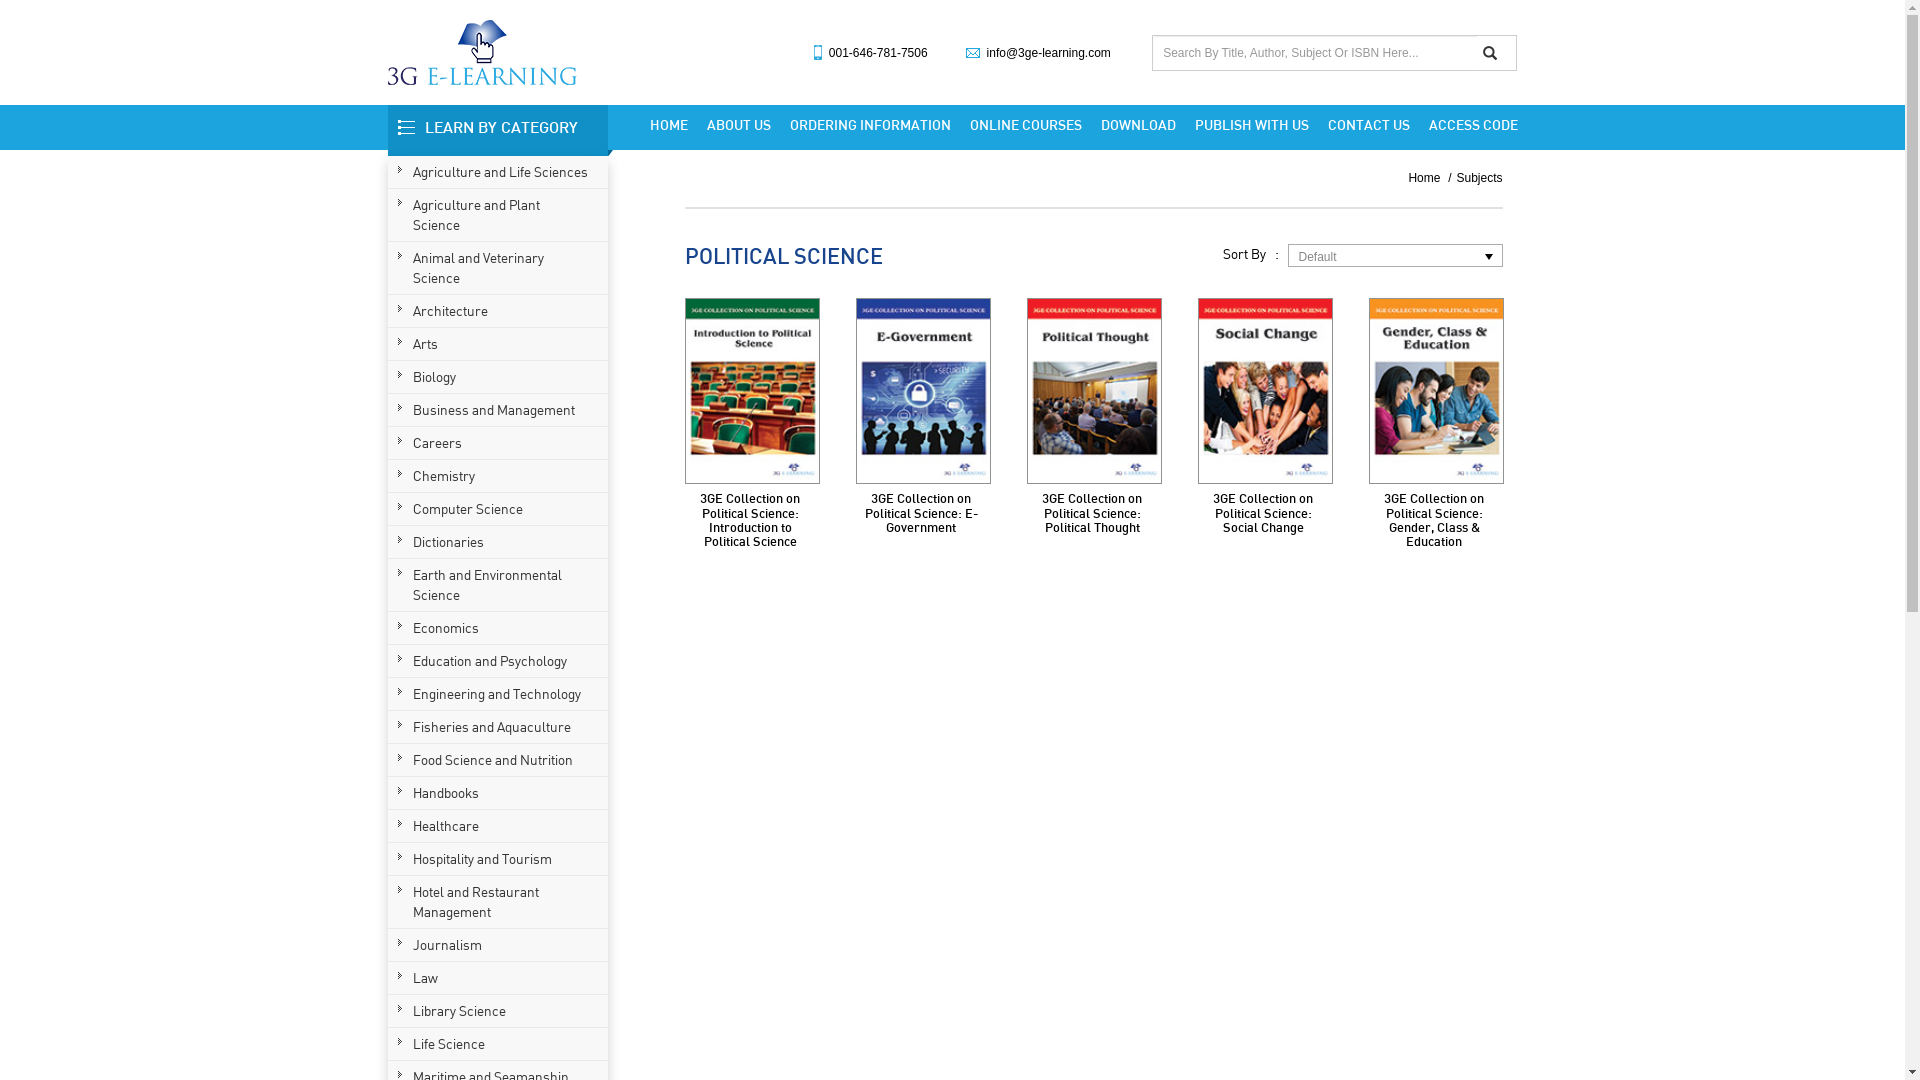  What do you see at coordinates (499, 1010) in the screenshot?
I see `'Library Science'` at bounding box center [499, 1010].